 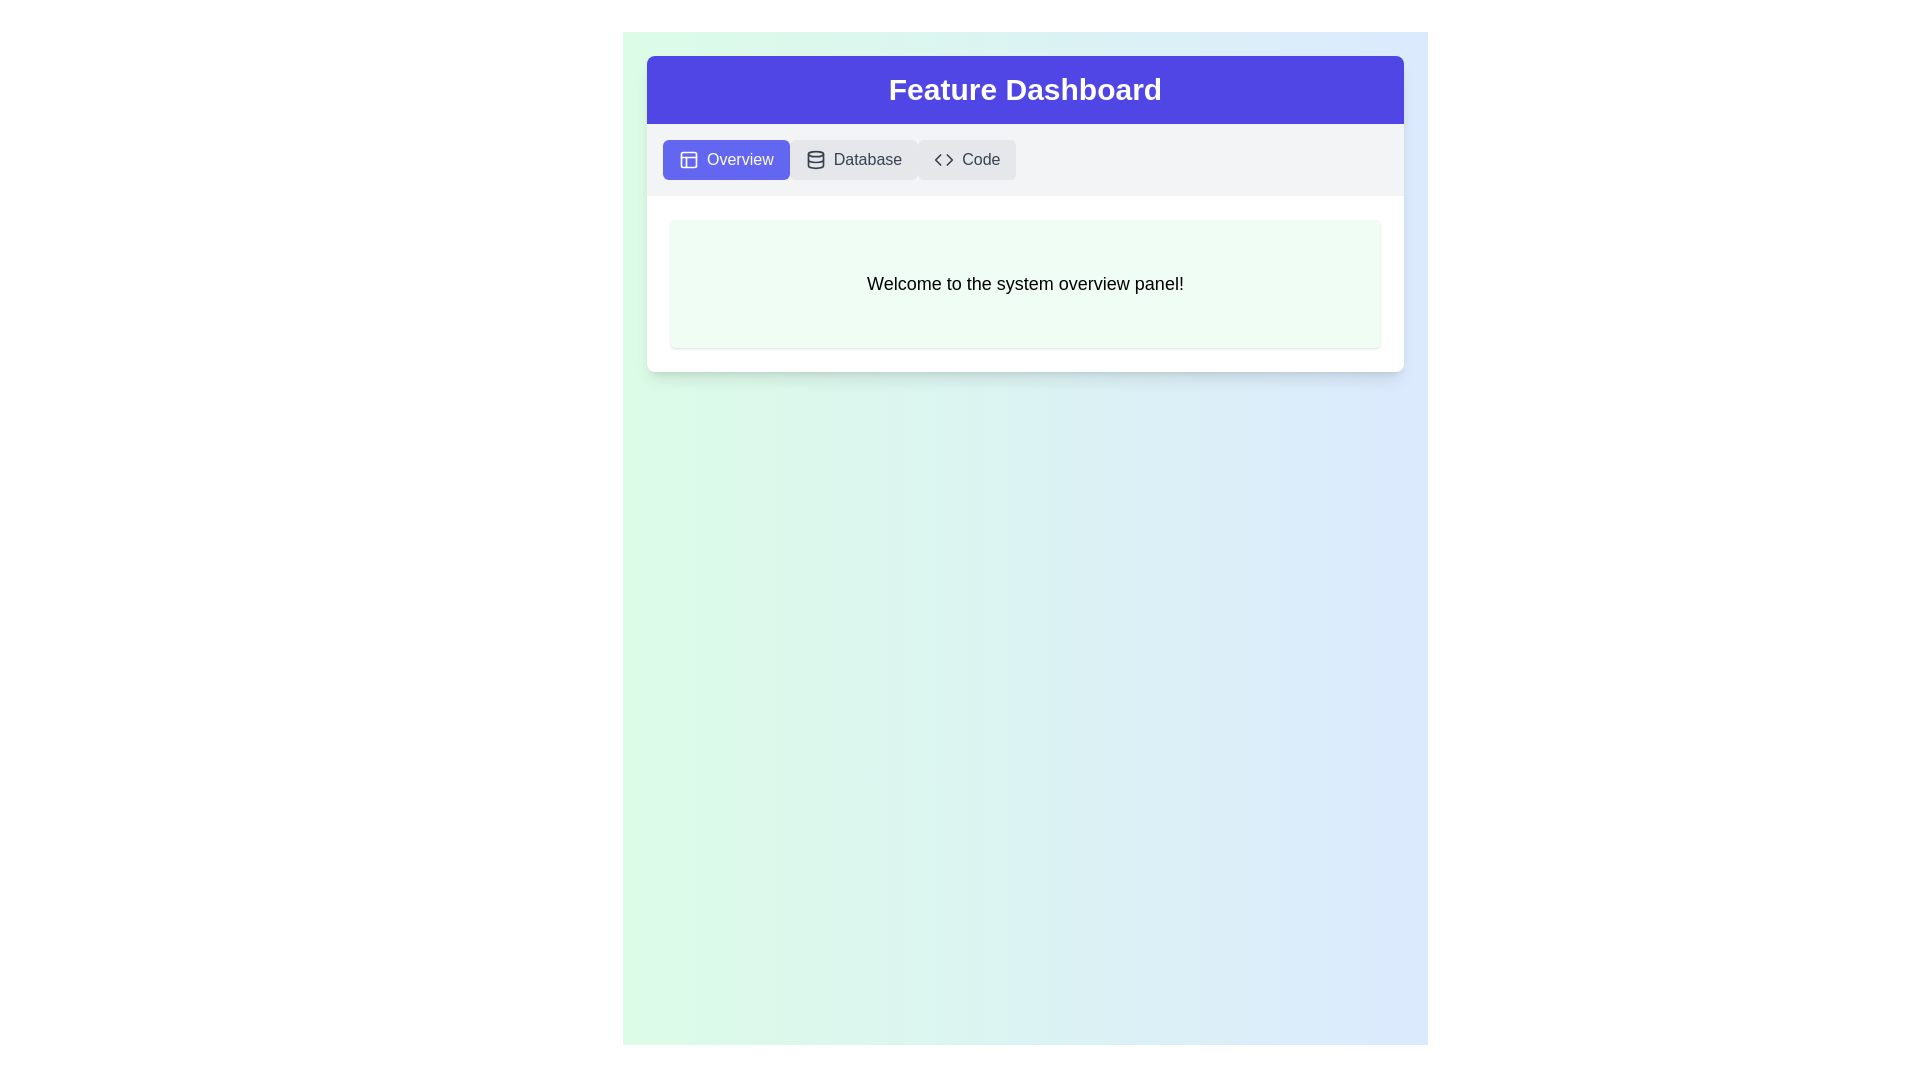 I want to click on the button in the navigation bar, so click(x=1025, y=158).